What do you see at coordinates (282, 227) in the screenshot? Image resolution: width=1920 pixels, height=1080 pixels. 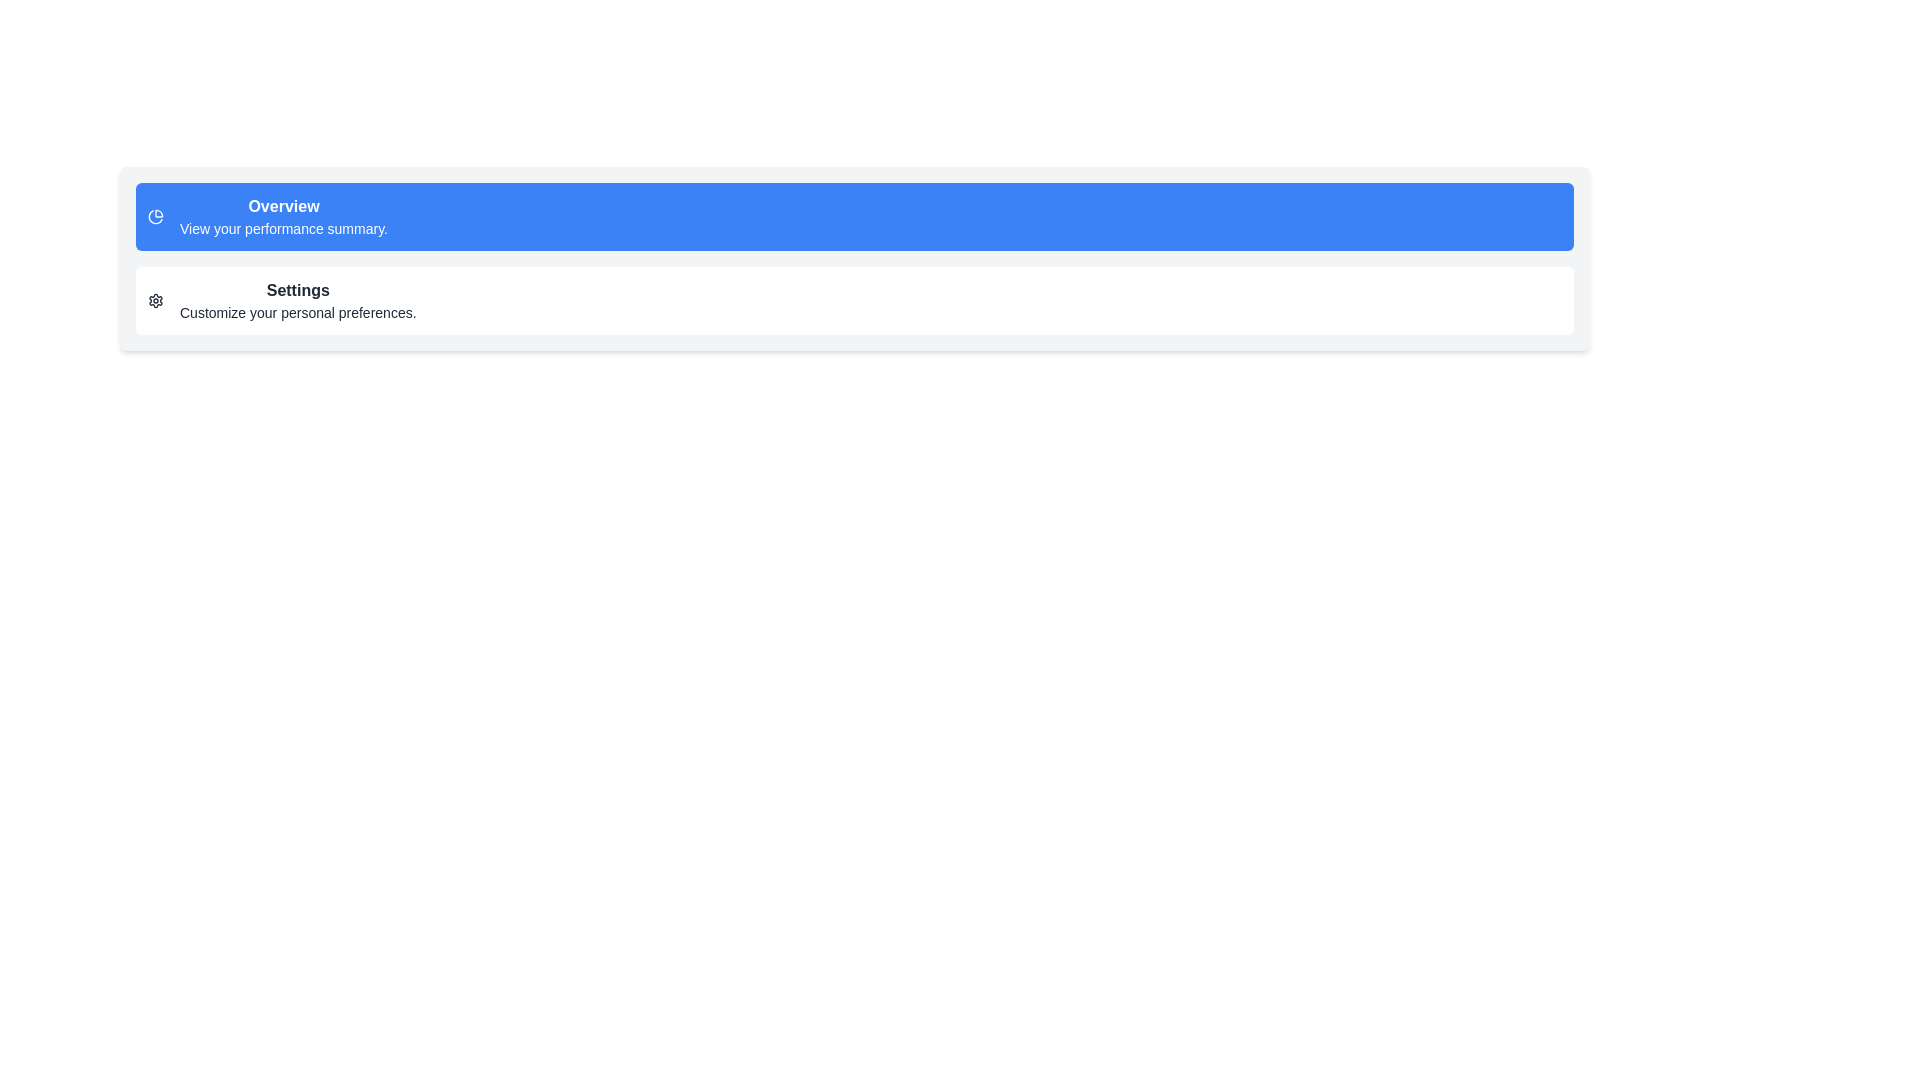 I see `the descriptive text element located directly under the 'Overview' section in the blue section at the top of the interface` at bounding box center [282, 227].